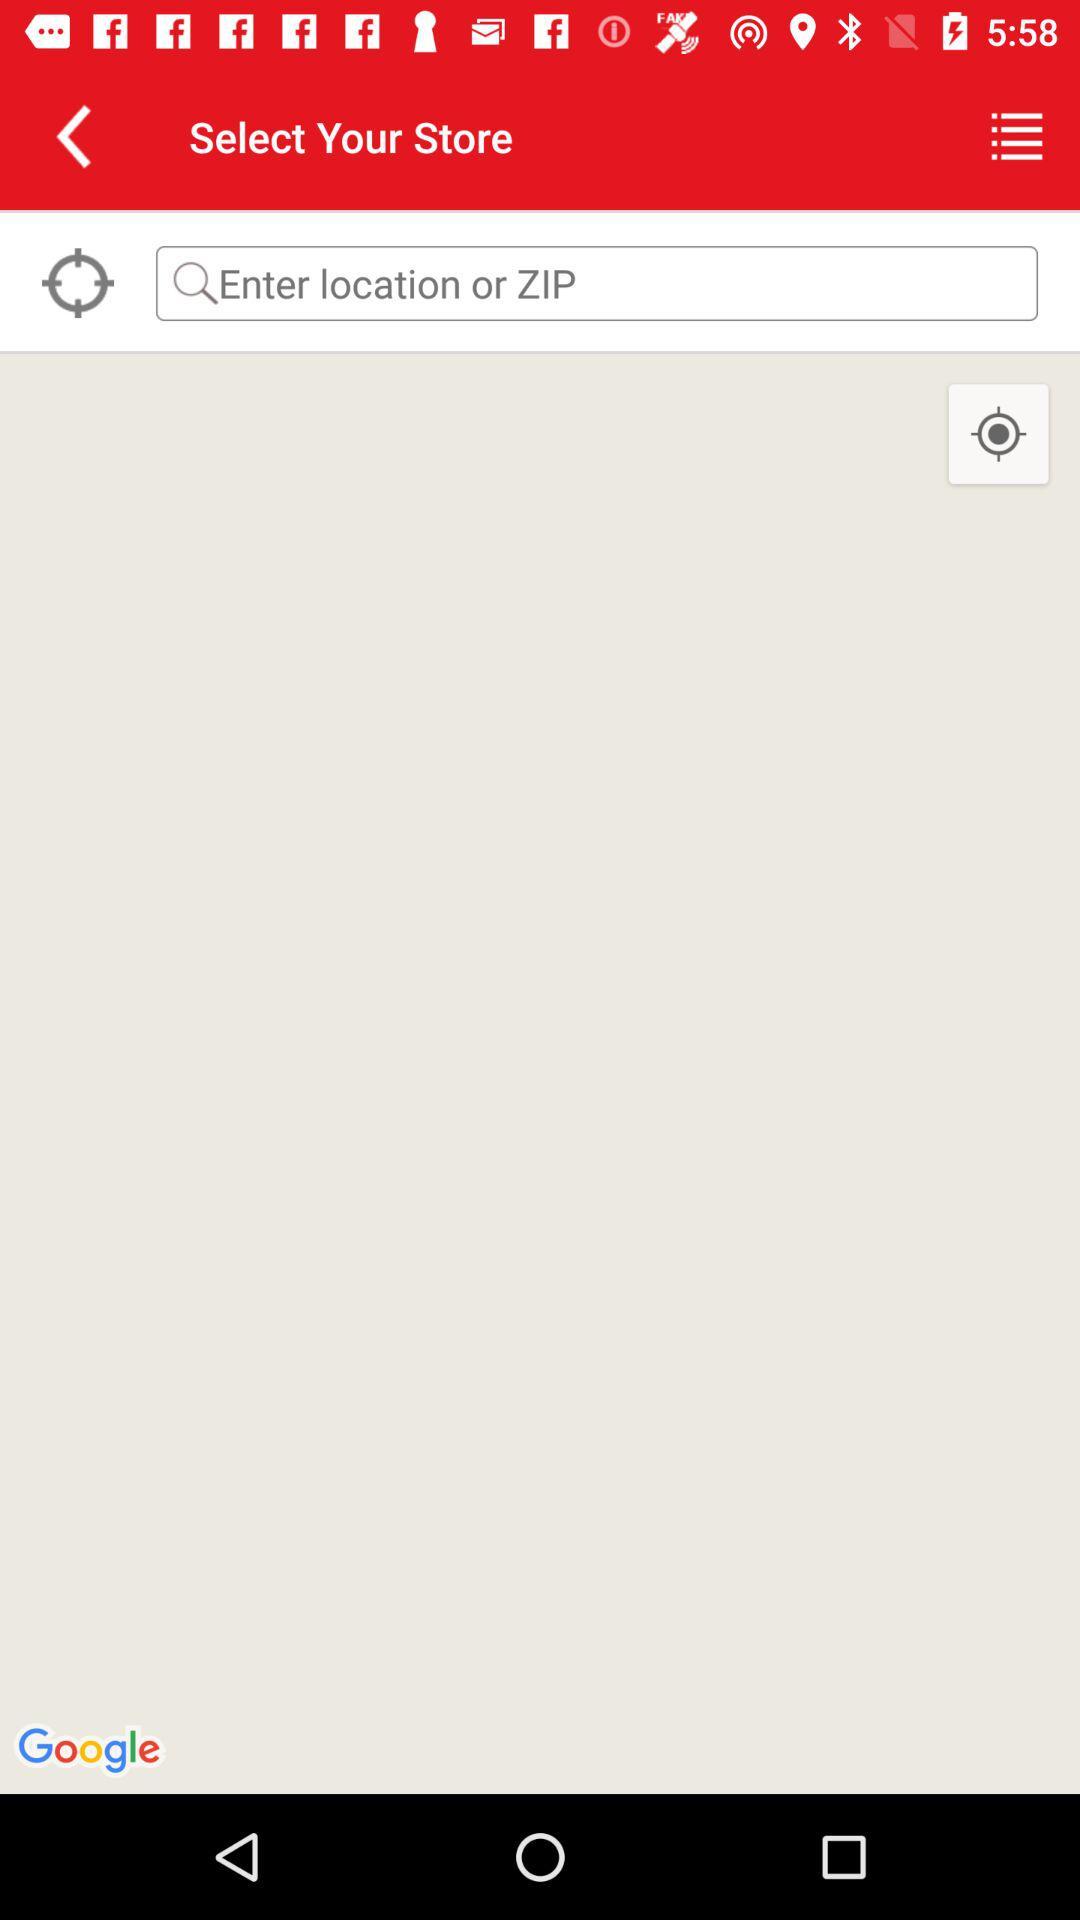 This screenshot has width=1080, height=1920. I want to click on the location_crosshair icon, so click(76, 282).